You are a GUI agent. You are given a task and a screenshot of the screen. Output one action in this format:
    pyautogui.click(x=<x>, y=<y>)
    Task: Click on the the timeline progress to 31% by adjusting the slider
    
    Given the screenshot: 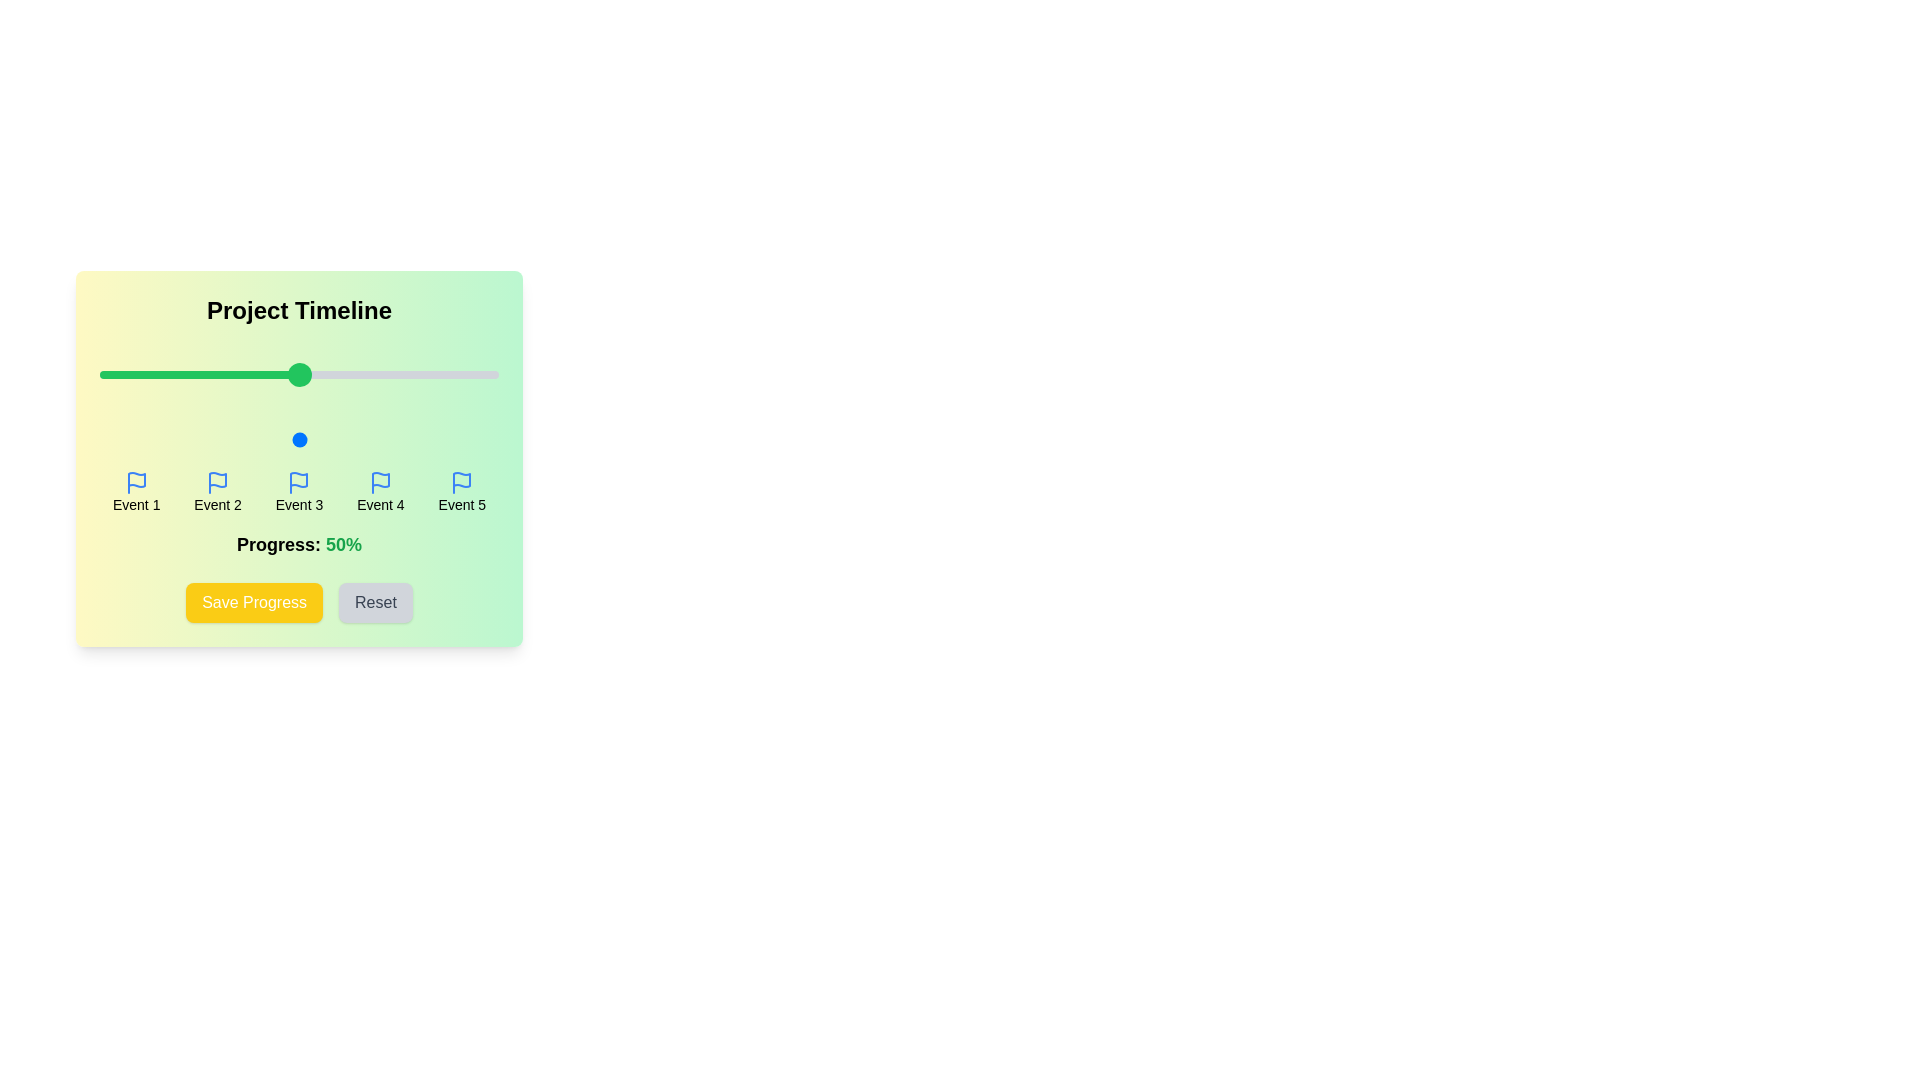 What is the action you would take?
    pyautogui.click(x=223, y=438)
    